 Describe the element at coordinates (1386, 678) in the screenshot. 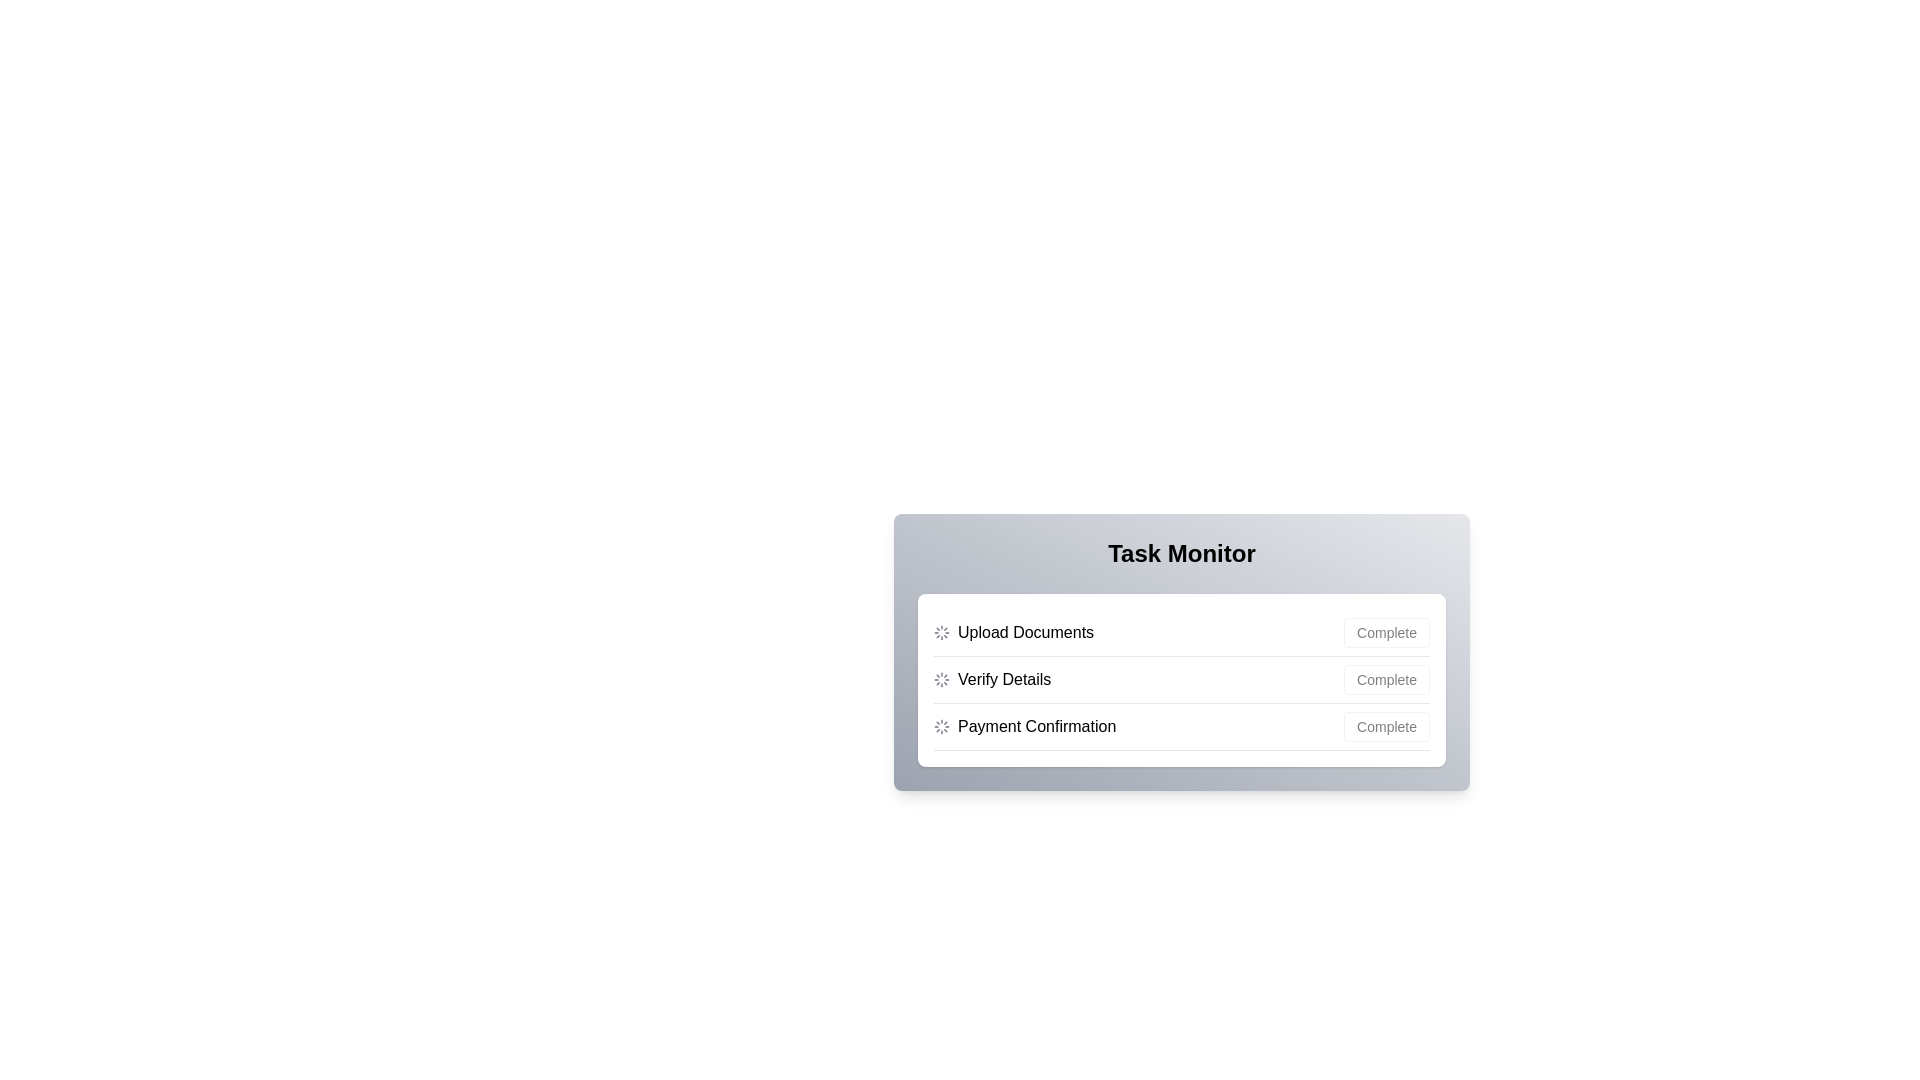

I see `the disabled 'Complete' button, which is the third right-aligned button in the task monitor interface beside the 'Verify Details' label` at that location.